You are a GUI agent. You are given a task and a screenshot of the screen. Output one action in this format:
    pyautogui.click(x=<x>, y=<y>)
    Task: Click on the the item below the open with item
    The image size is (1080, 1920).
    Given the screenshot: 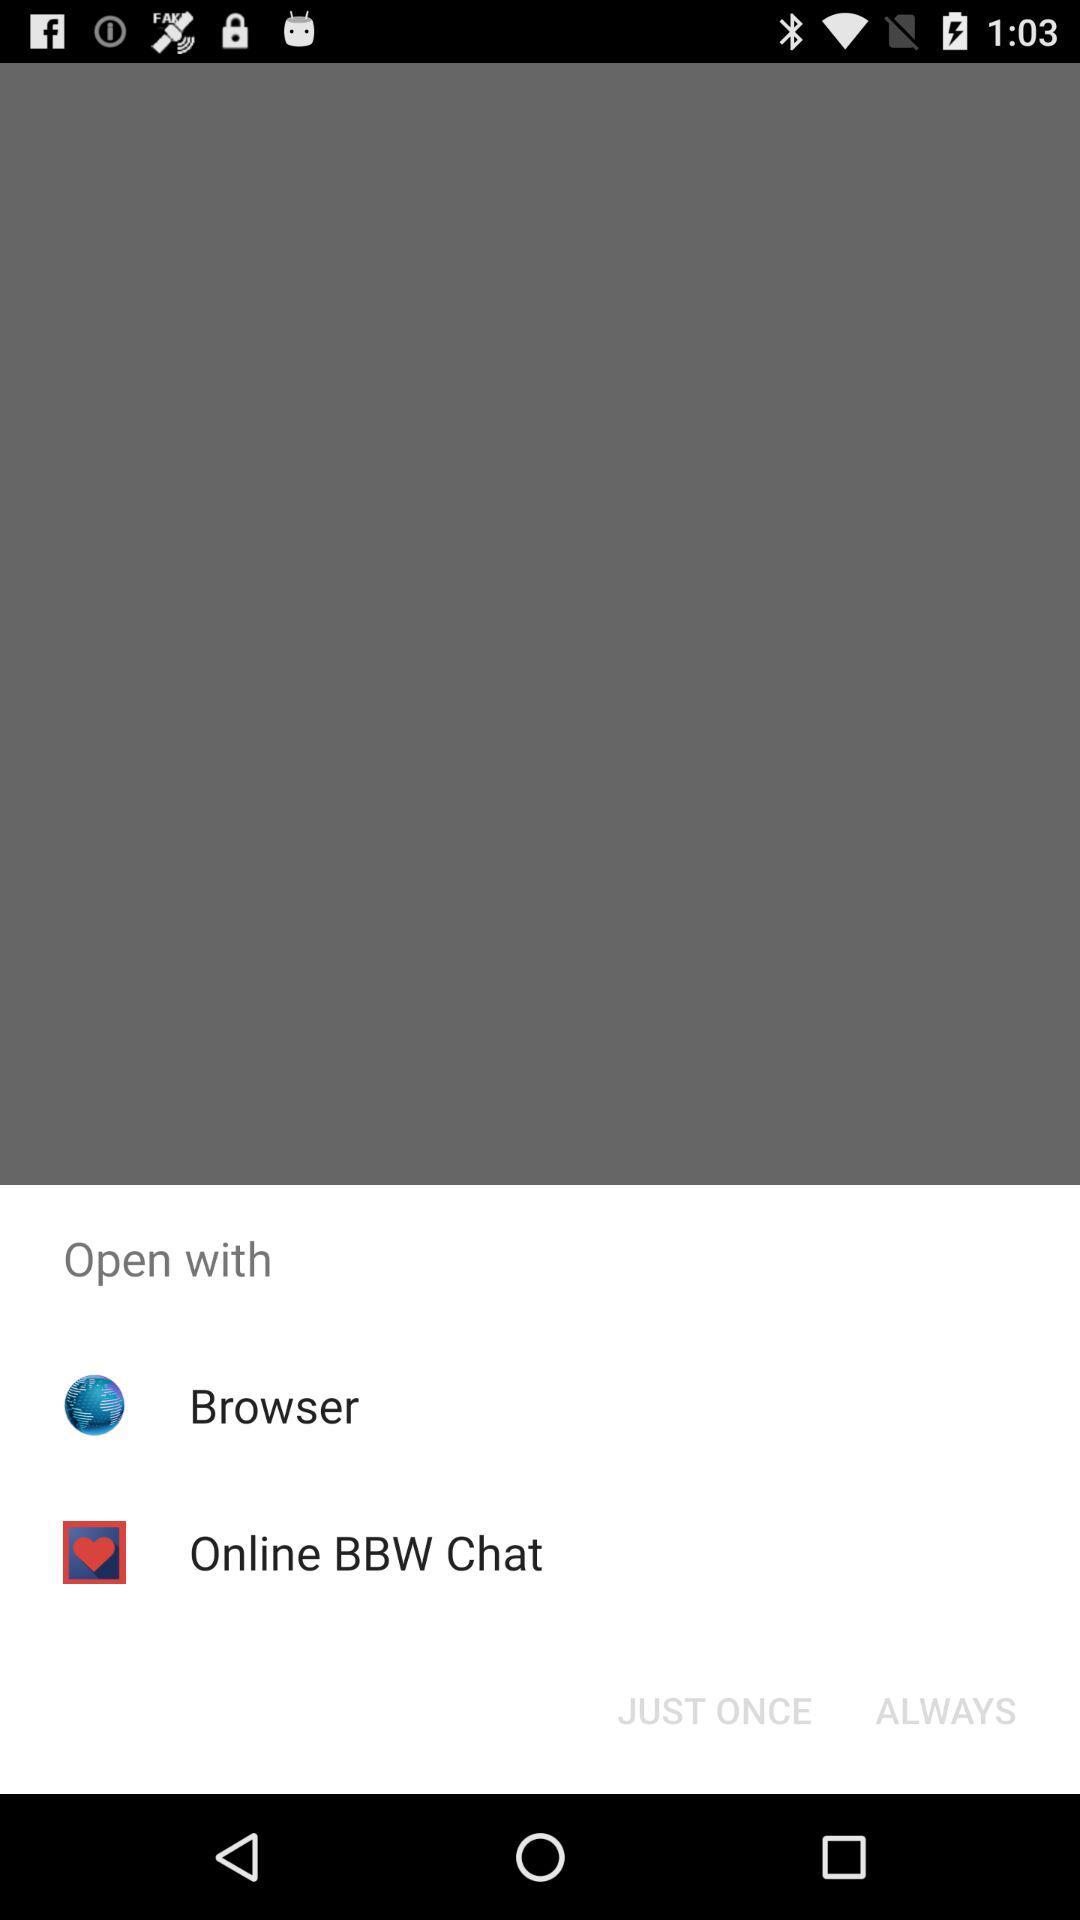 What is the action you would take?
    pyautogui.click(x=274, y=1404)
    